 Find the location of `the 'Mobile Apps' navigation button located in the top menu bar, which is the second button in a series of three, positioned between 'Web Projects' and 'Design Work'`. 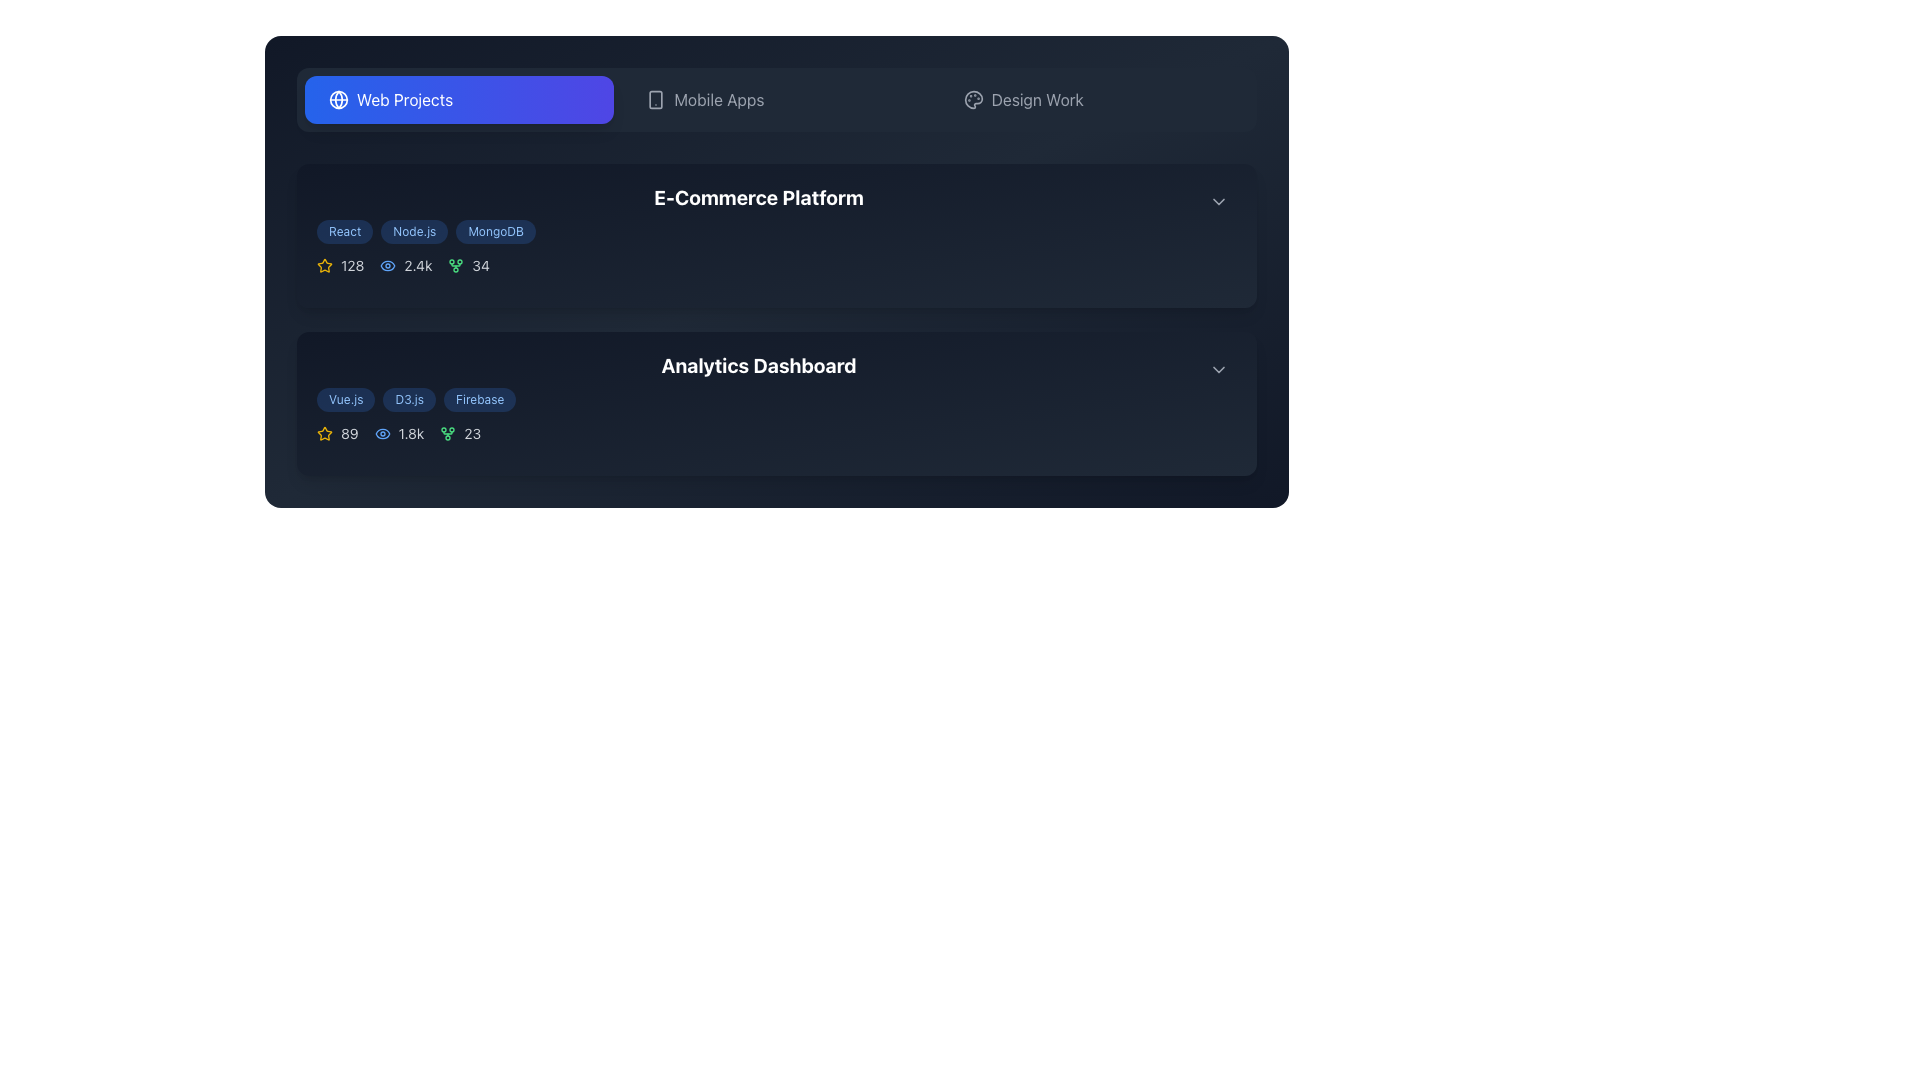

the 'Mobile Apps' navigation button located in the top menu bar, which is the second button in a series of three, positioned between 'Web Projects' and 'Design Work' is located at coordinates (776, 100).